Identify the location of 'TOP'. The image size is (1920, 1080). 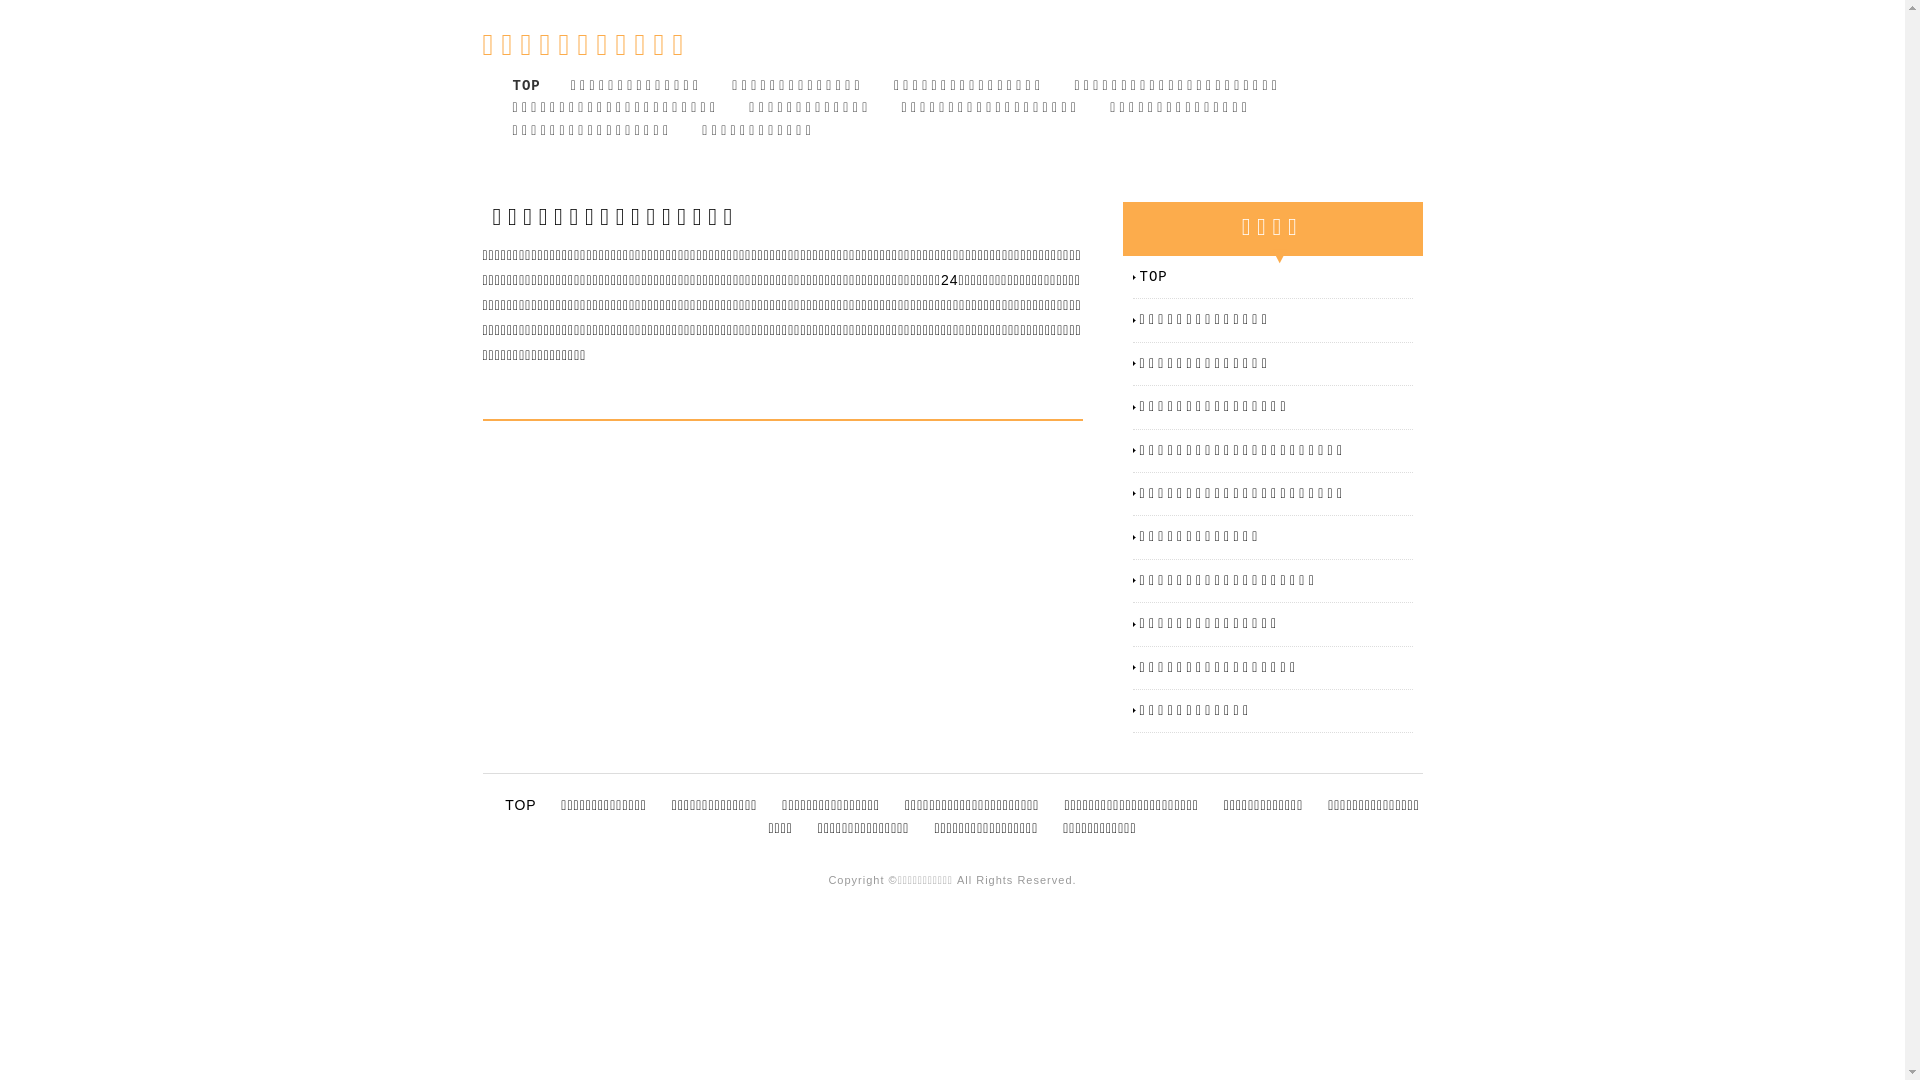
(526, 84).